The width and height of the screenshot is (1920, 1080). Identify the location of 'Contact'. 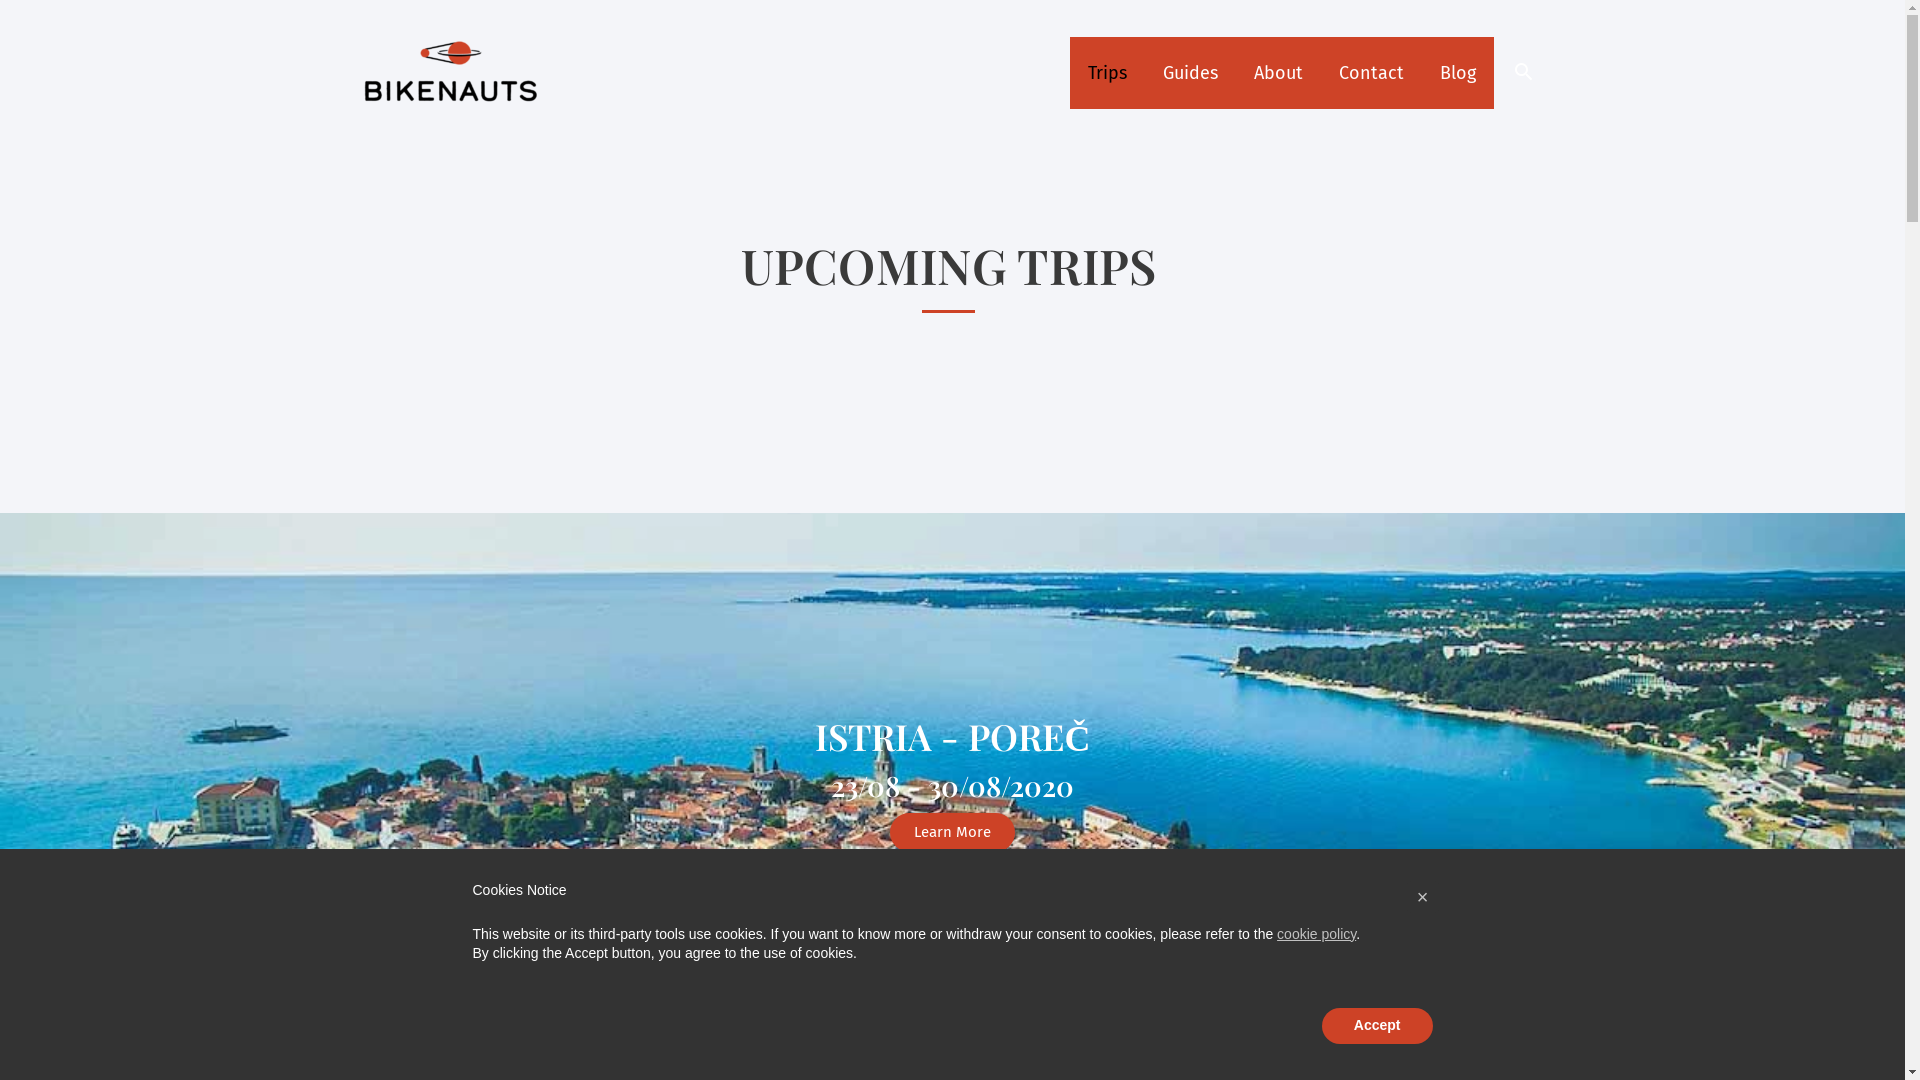
(1370, 72).